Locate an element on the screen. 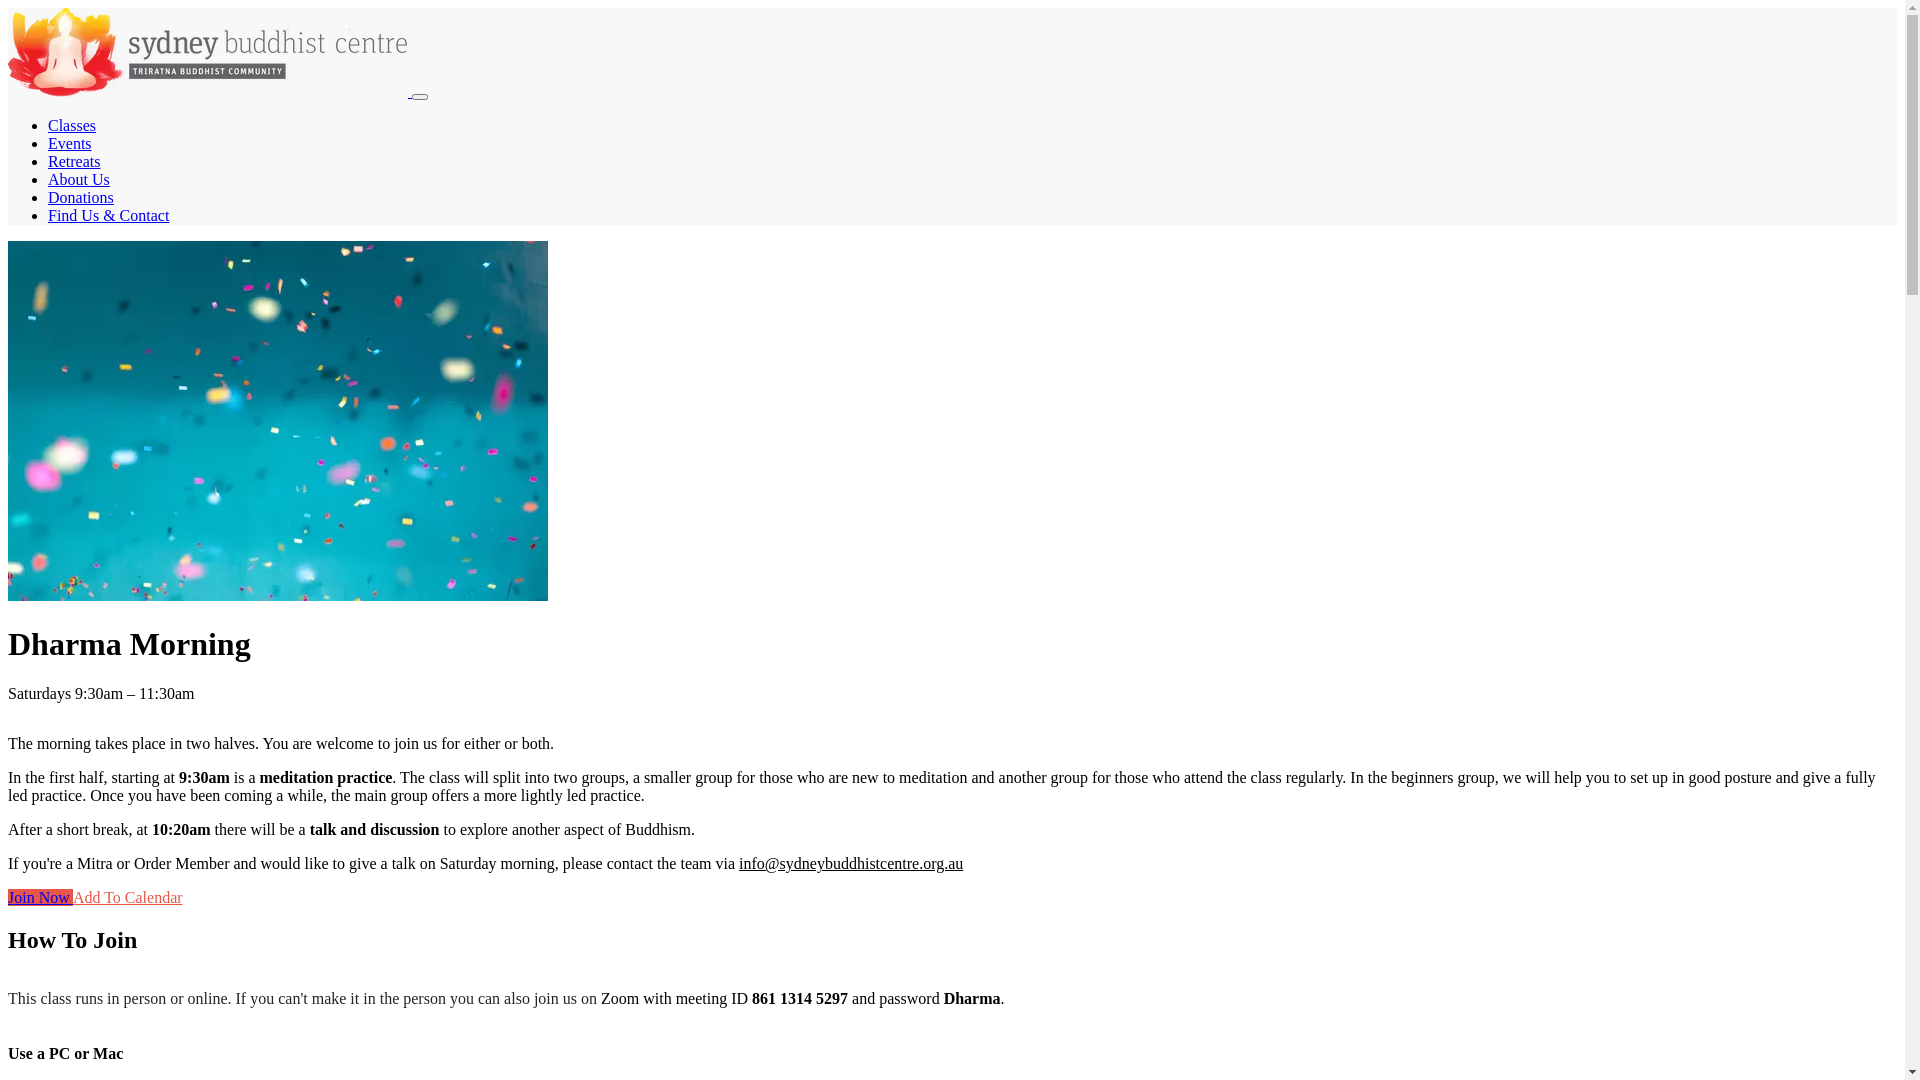 This screenshot has width=1920, height=1080. 'Events' is located at coordinates (70, 142).